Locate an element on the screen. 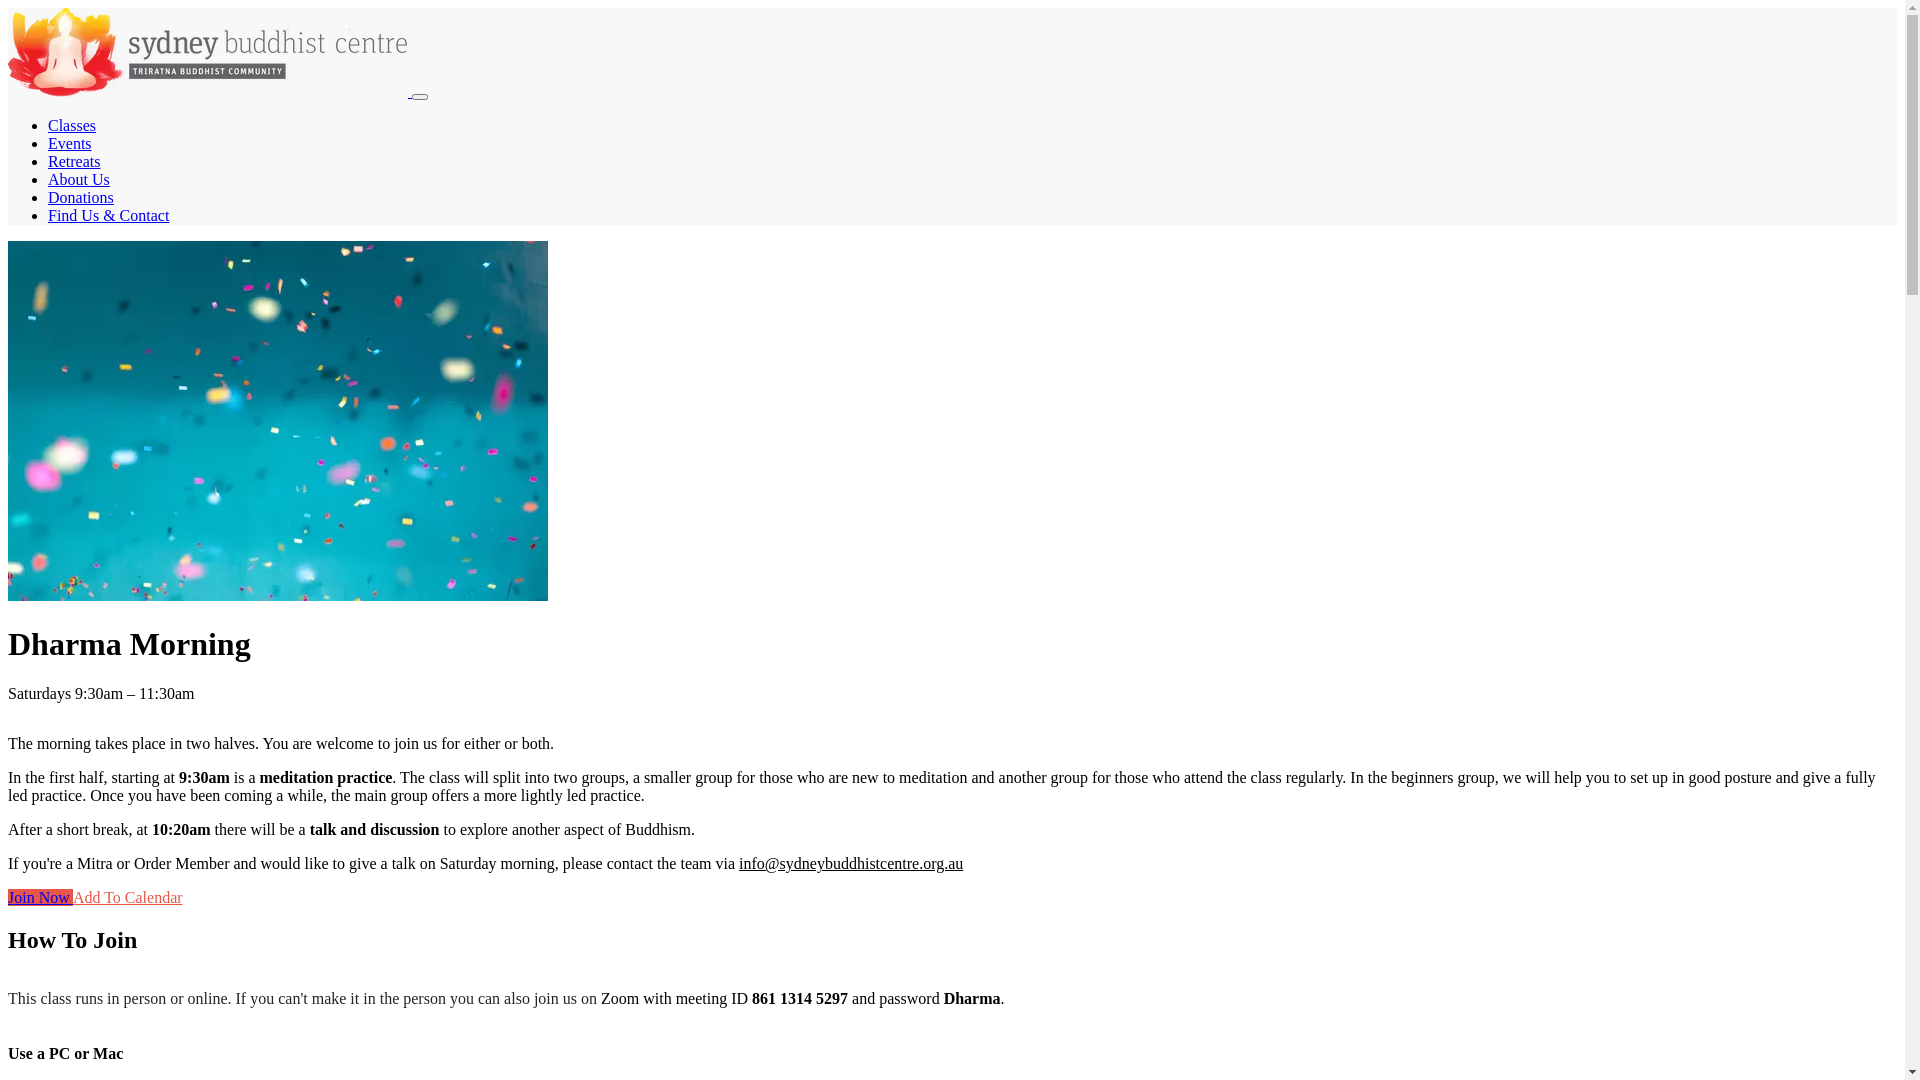 This screenshot has width=1920, height=1080. 'Events' is located at coordinates (70, 142).